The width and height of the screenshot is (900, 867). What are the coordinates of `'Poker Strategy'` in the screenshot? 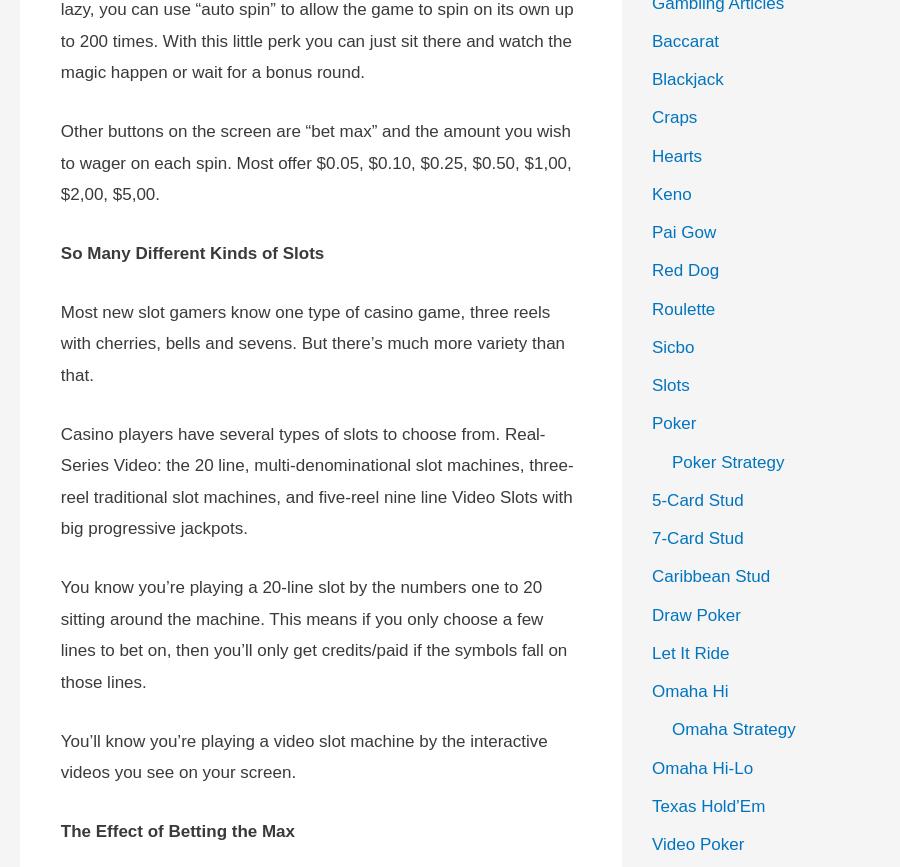 It's located at (727, 460).